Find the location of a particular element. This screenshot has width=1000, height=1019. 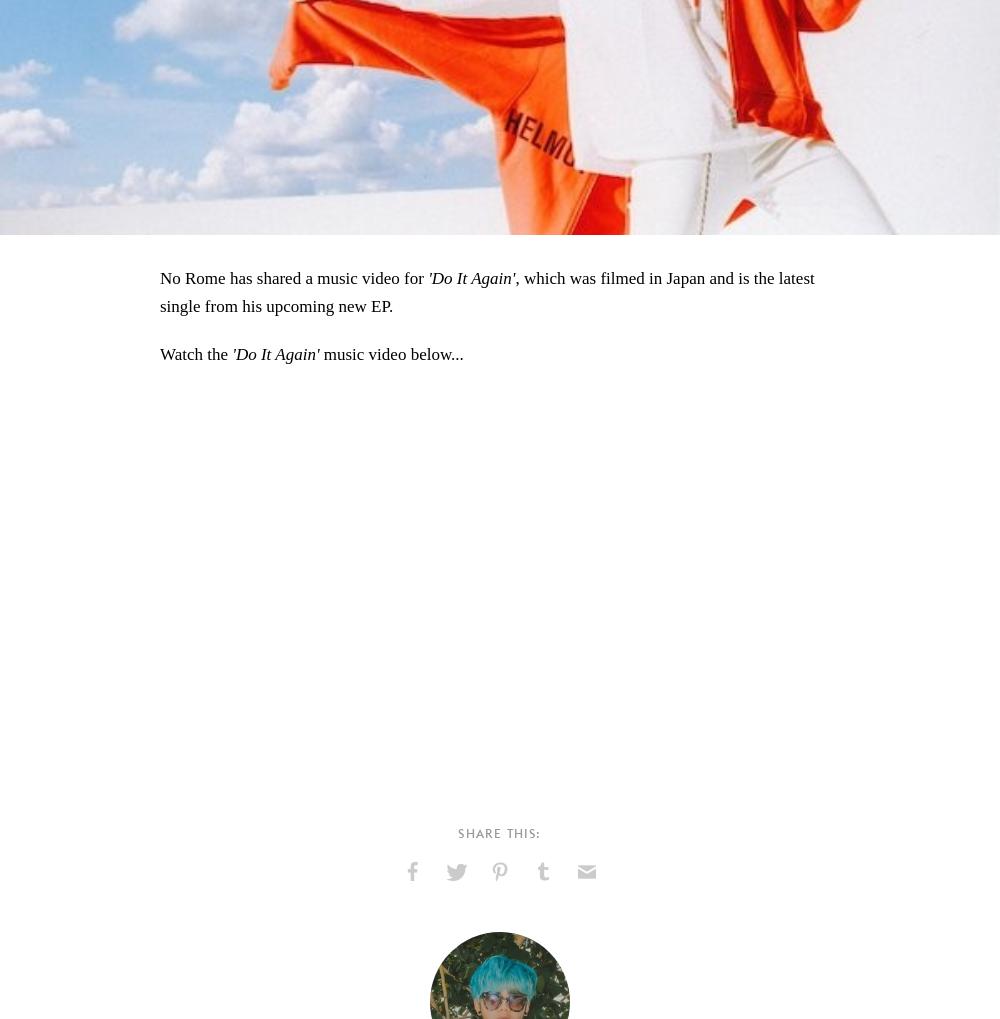

', which was filmed in Japan and is the latest single from his upcoming new EP.' is located at coordinates (486, 290).